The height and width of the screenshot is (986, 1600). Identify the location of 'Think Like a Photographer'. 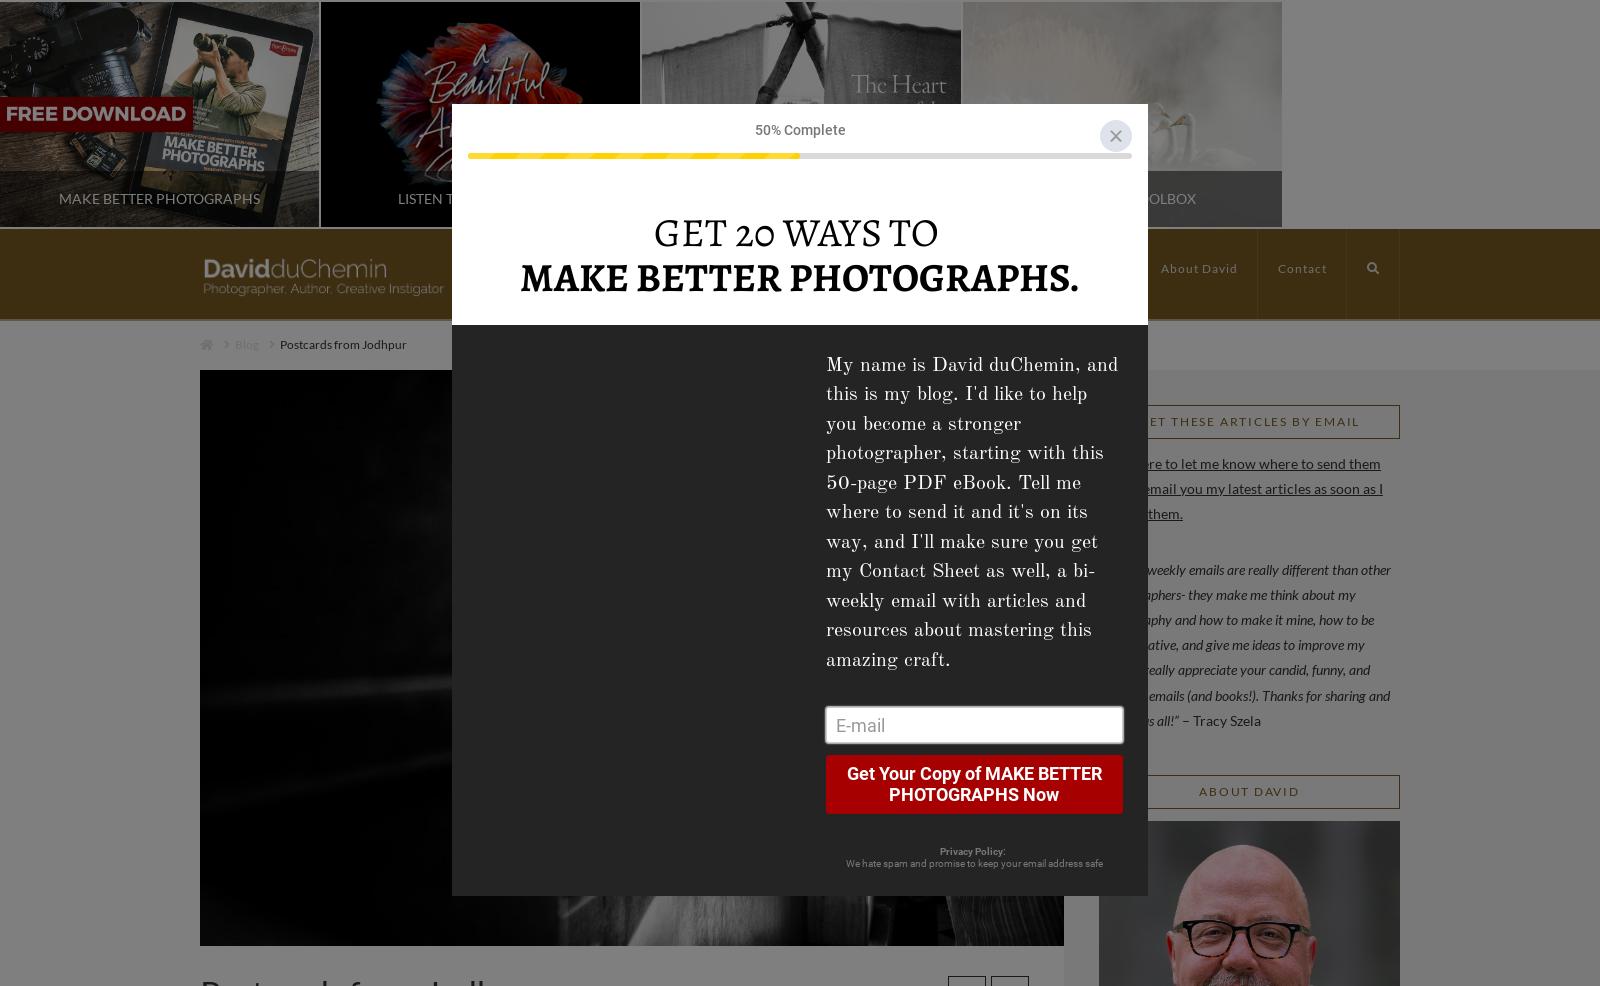
(698, 197).